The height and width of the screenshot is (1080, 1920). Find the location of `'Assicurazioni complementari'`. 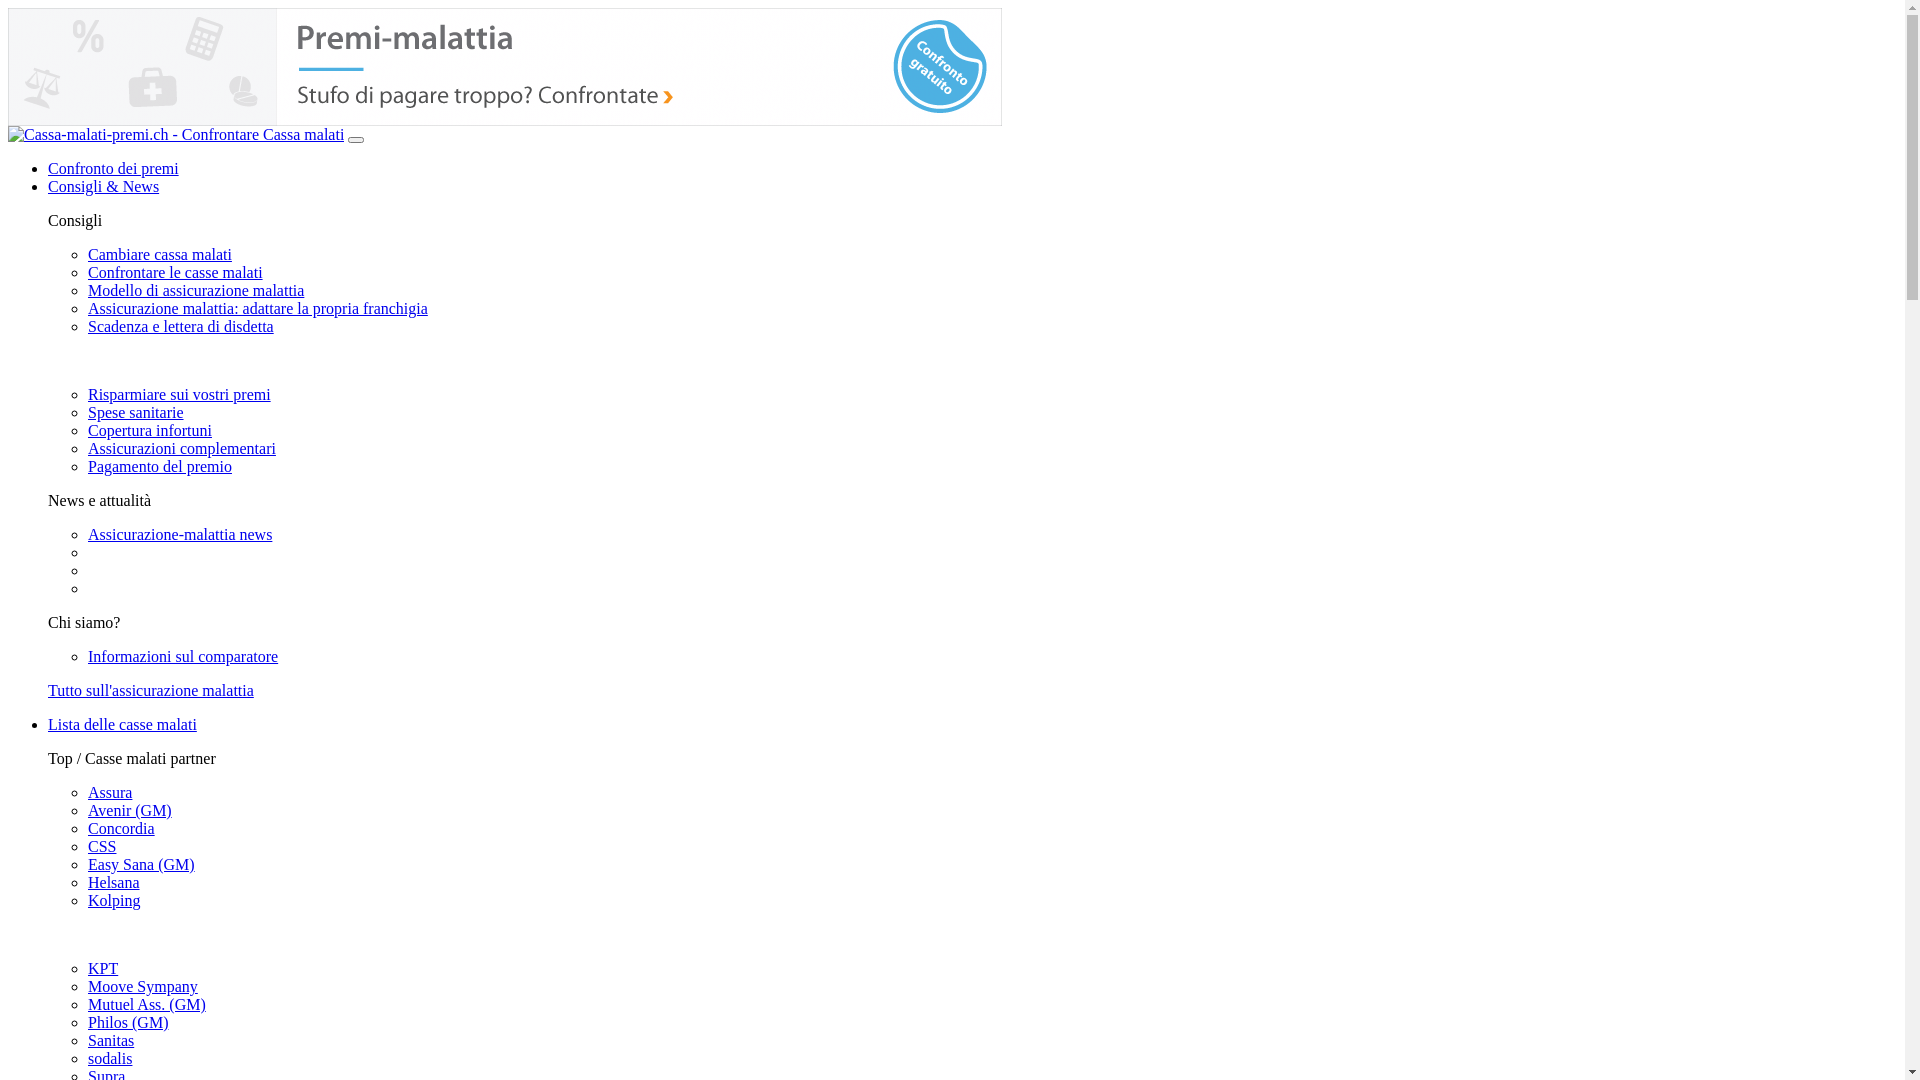

'Assicurazioni complementari' is located at coordinates (182, 447).